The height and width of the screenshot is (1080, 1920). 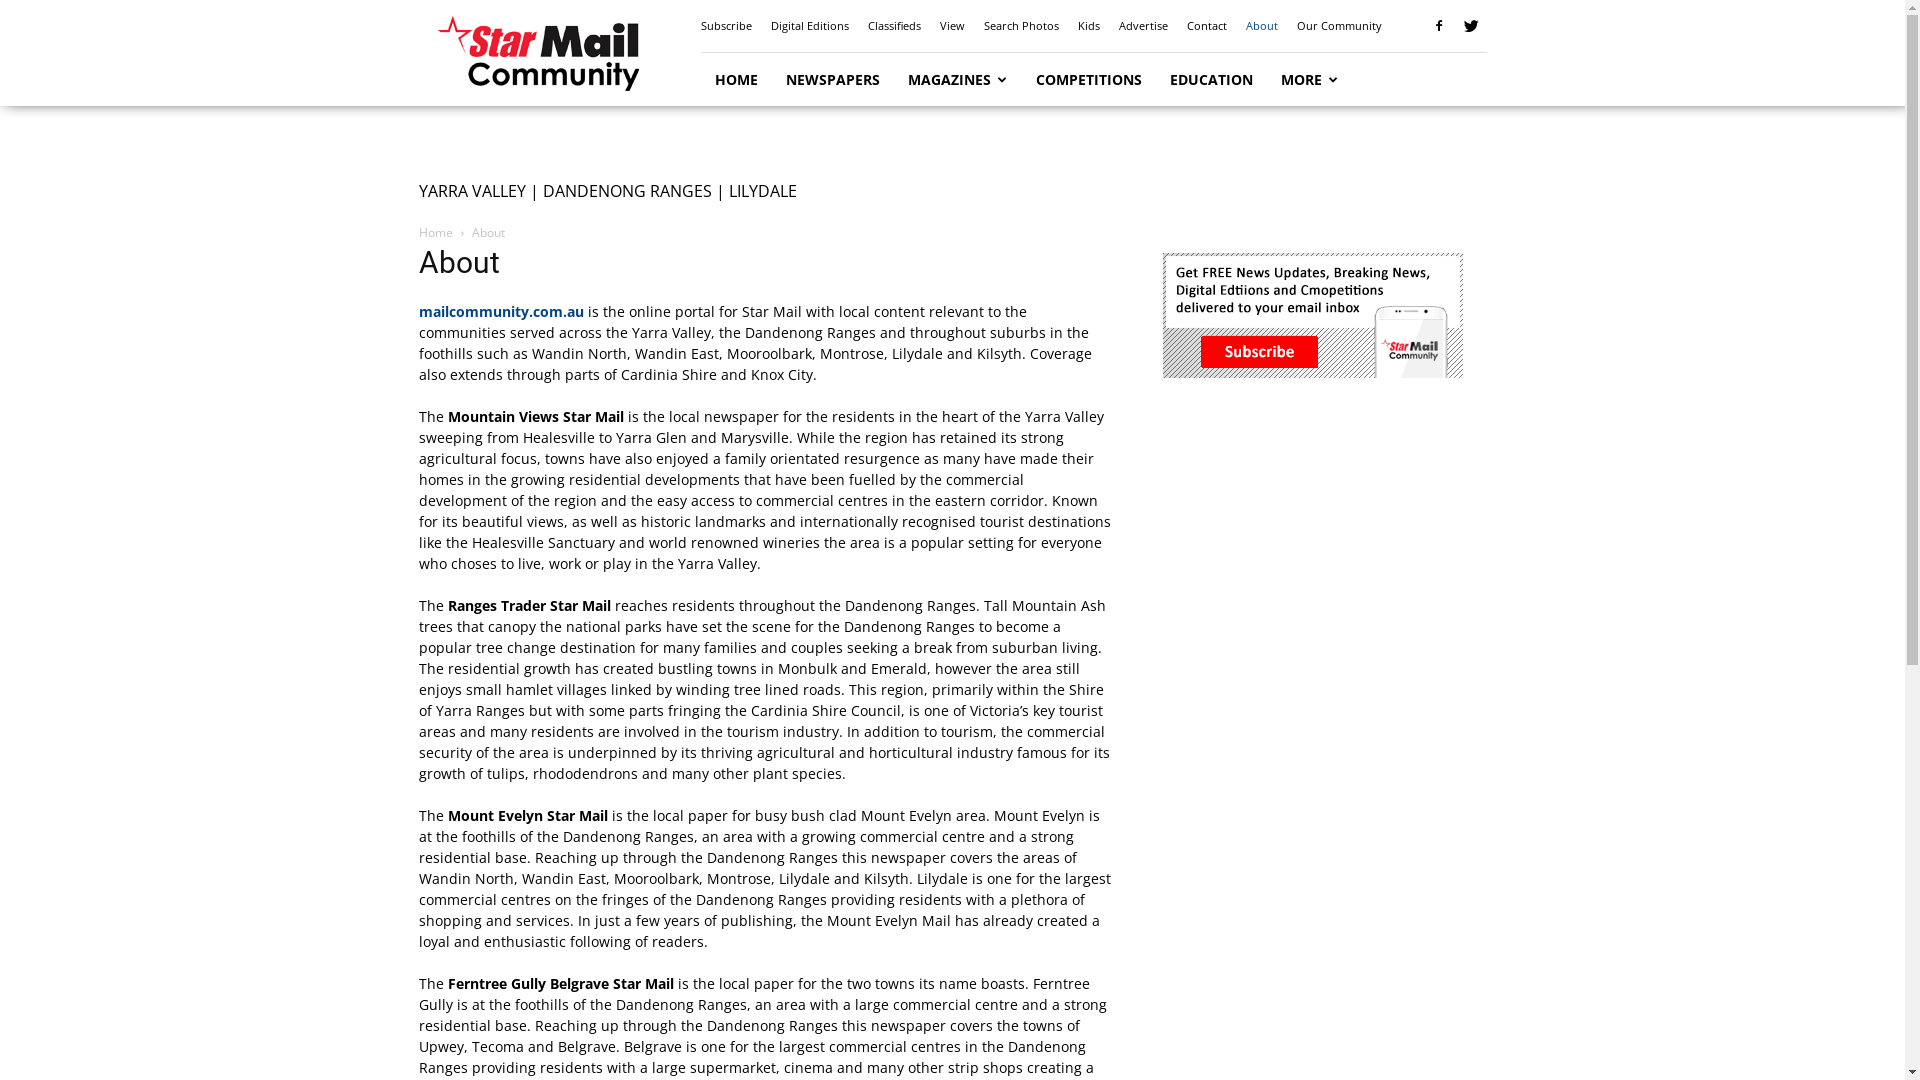 What do you see at coordinates (1088, 78) in the screenshot?
I see `'COMPETITIONS'` at bounding box center [1088, 78].